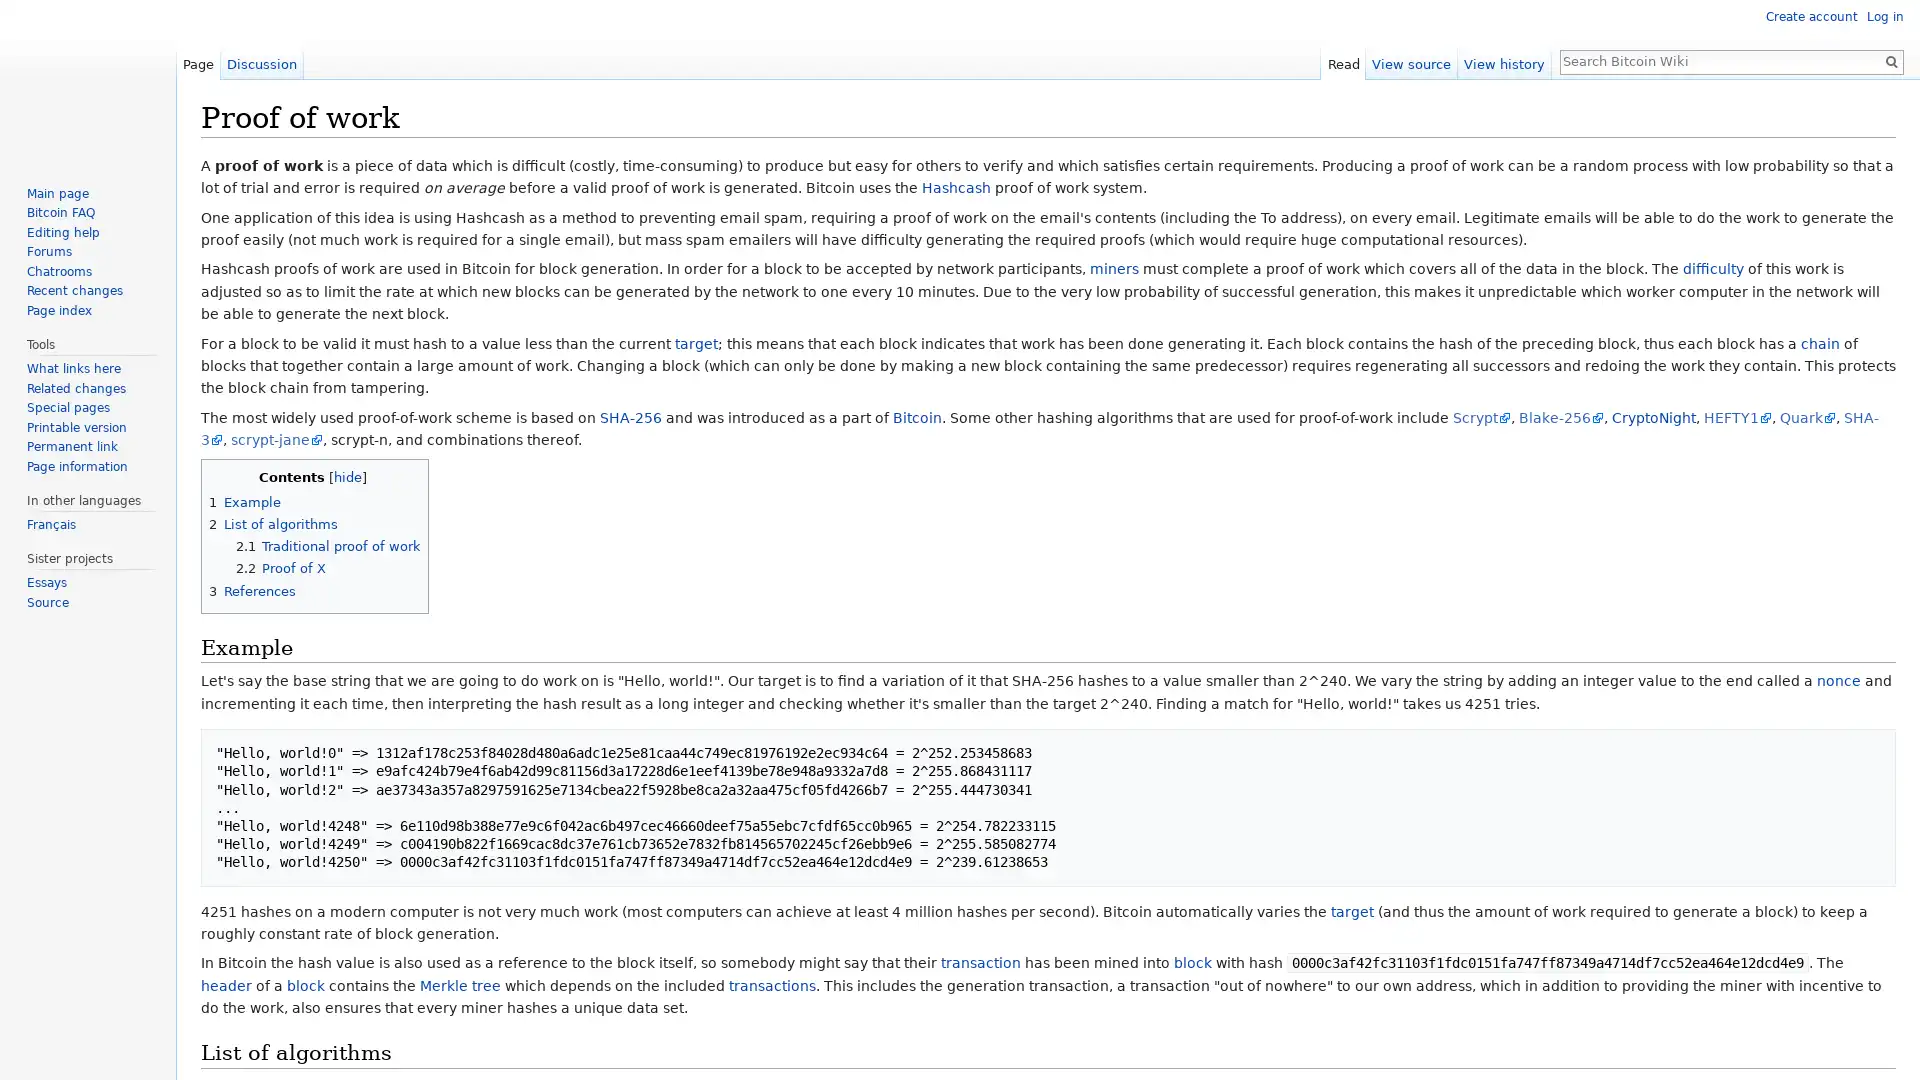 Image resolution: width=1920 pixels, height=1080 pixels. I want to click on hide, so click(347, 476).